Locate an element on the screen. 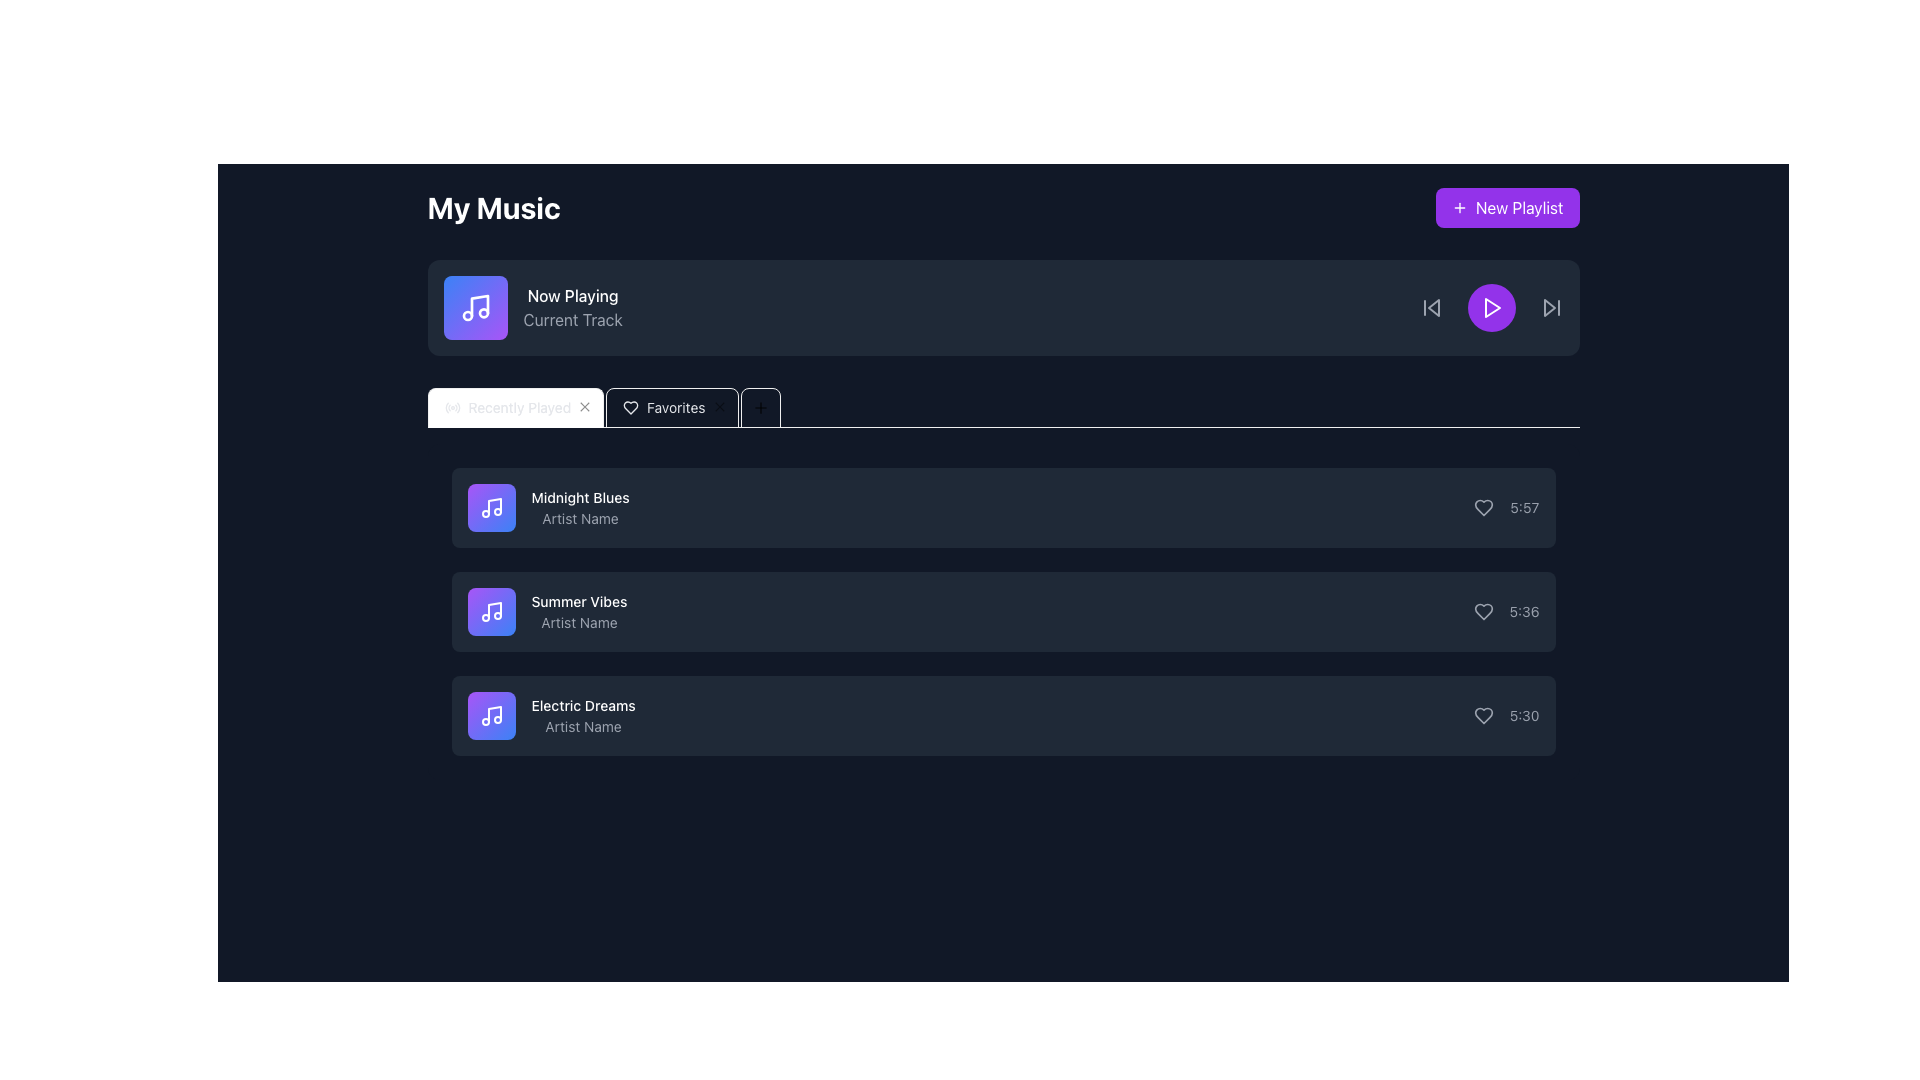  the composite music track element representing the song 'Electric Dreams' by 'Artist Name', located in the bottom section of the playlist, specifically the third item is located at coordinates (551, 715).